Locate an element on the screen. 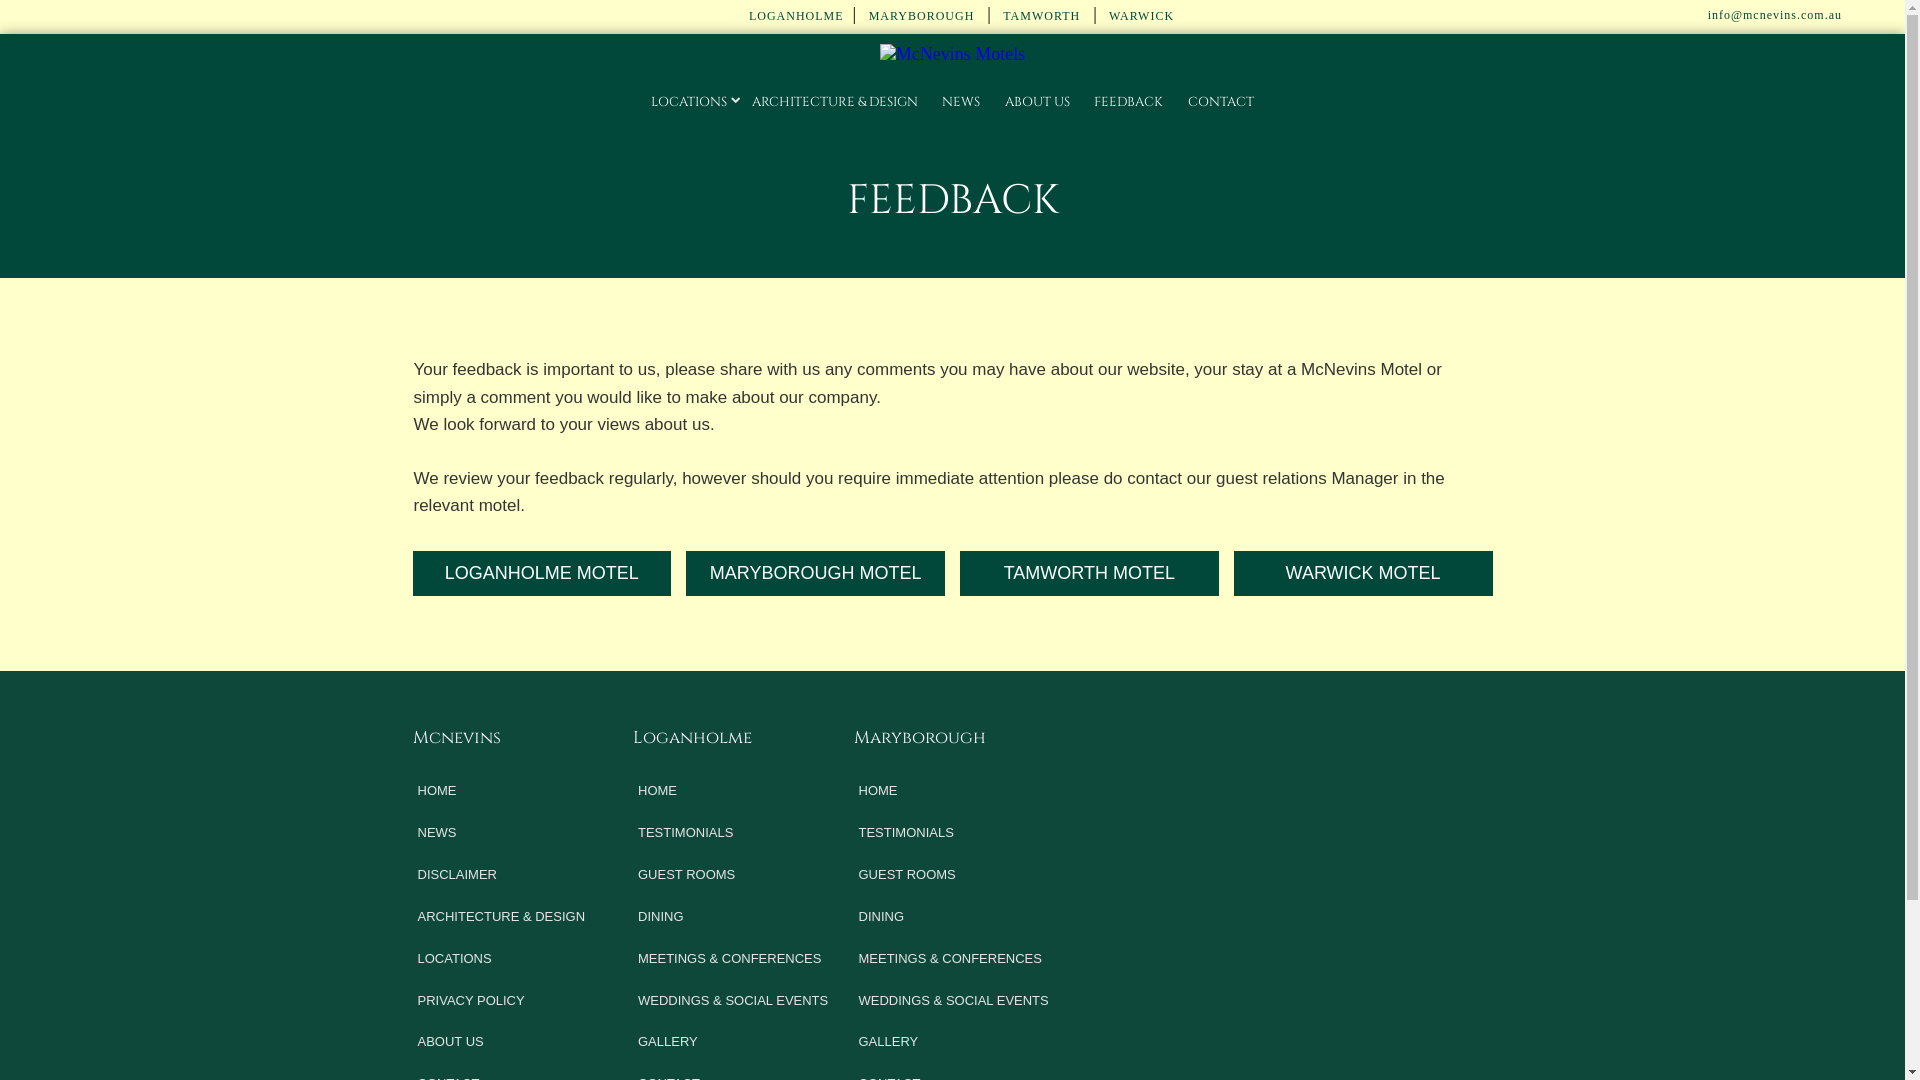 This screenshot has width=1920, height=1080. 'ABOUT US' is located at coordinates (1037, 101).